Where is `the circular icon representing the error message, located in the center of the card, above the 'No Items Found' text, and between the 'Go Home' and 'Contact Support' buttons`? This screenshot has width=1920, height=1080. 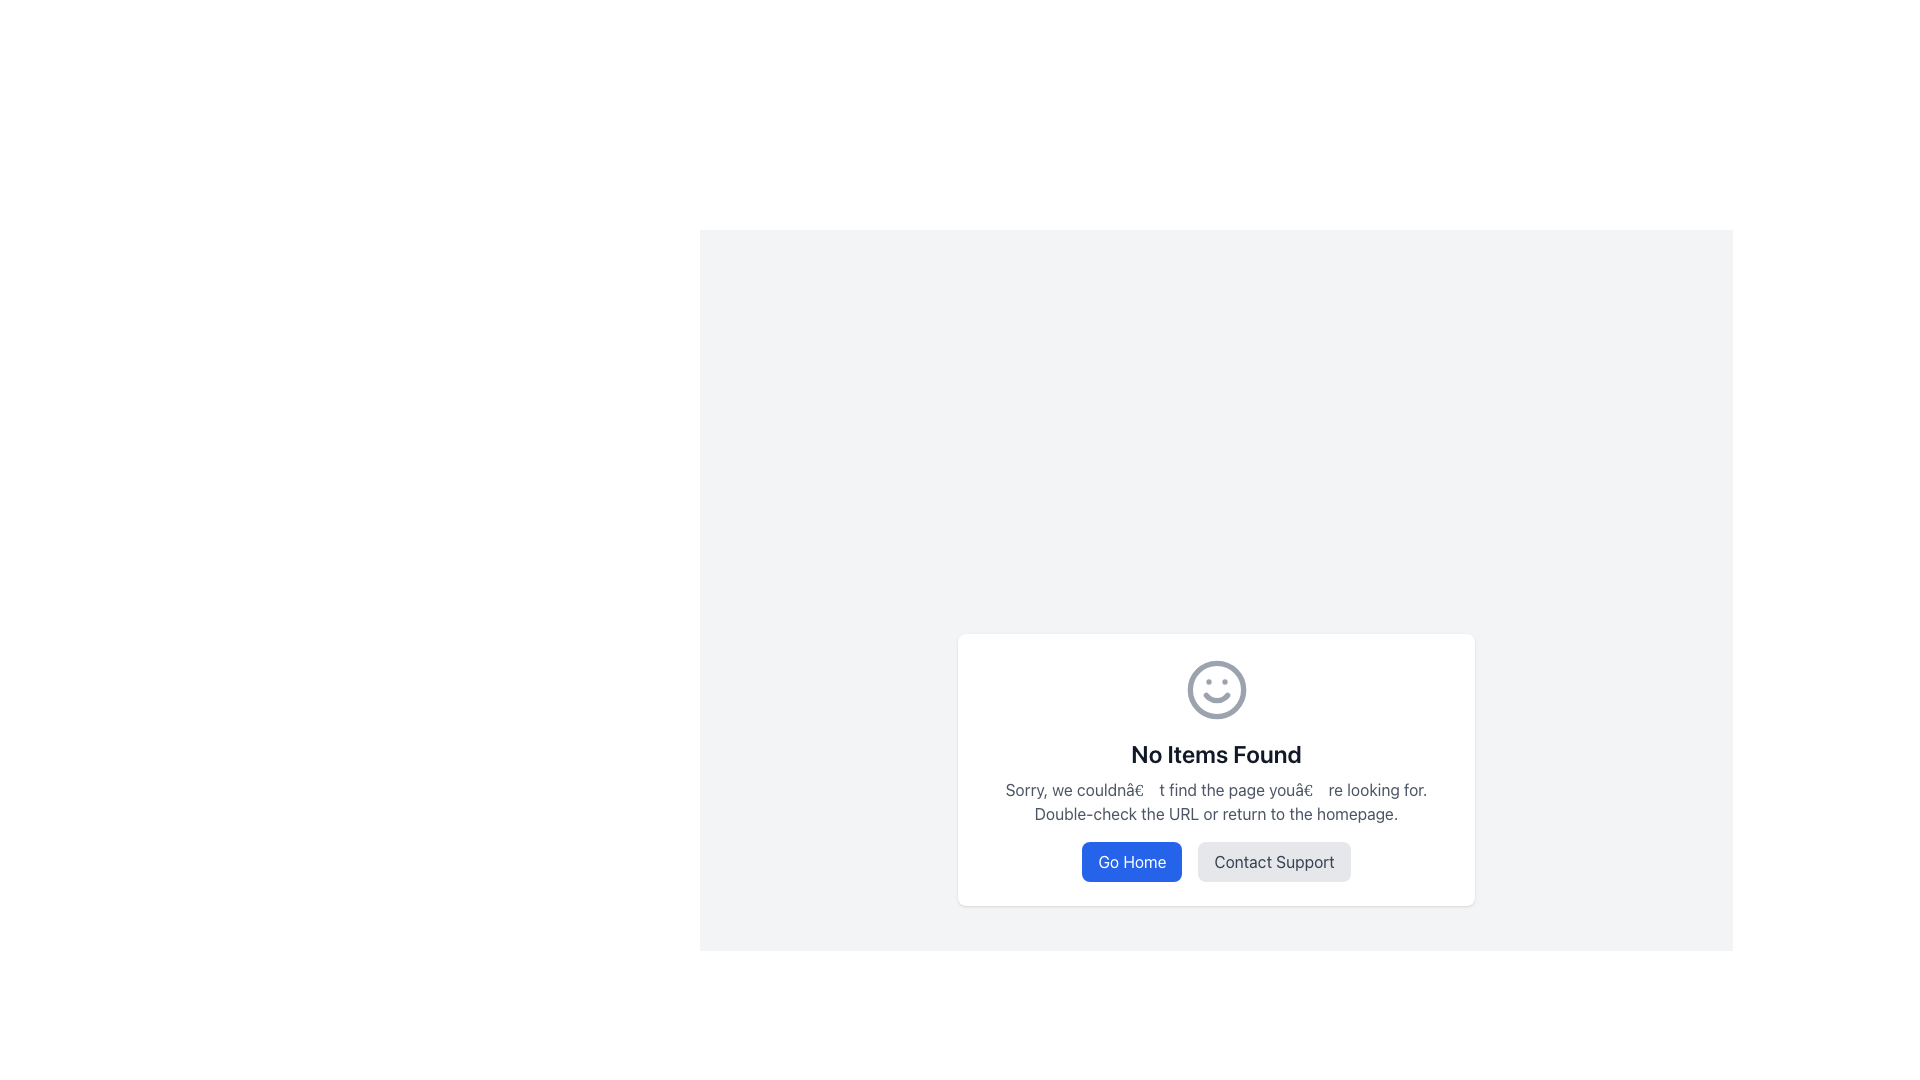 the circular icon representing the error message, located in the center of the card, above the 'No Items Found' text, and between the 'Go Home' and 'Contact Support' buttons is located at coordinates (1215, 689).